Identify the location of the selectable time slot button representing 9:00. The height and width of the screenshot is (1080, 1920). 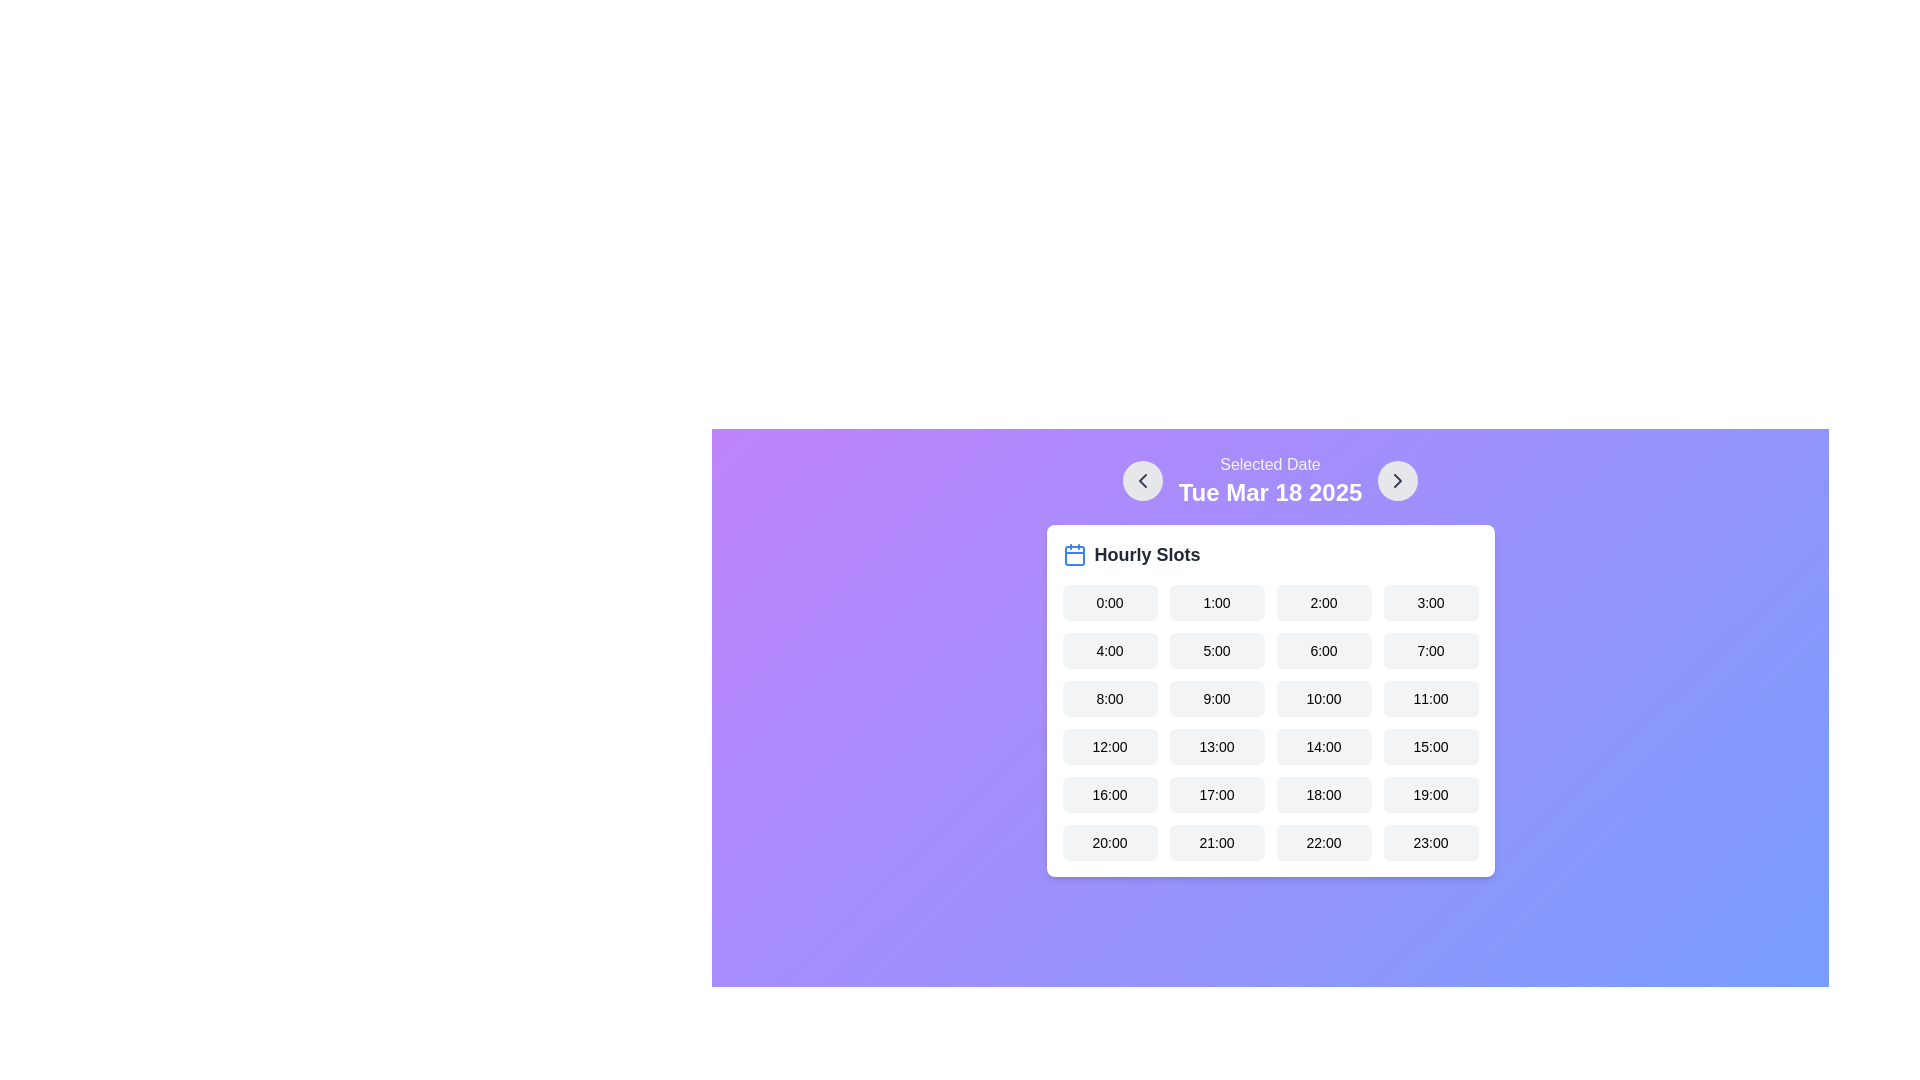
(1216, 697).